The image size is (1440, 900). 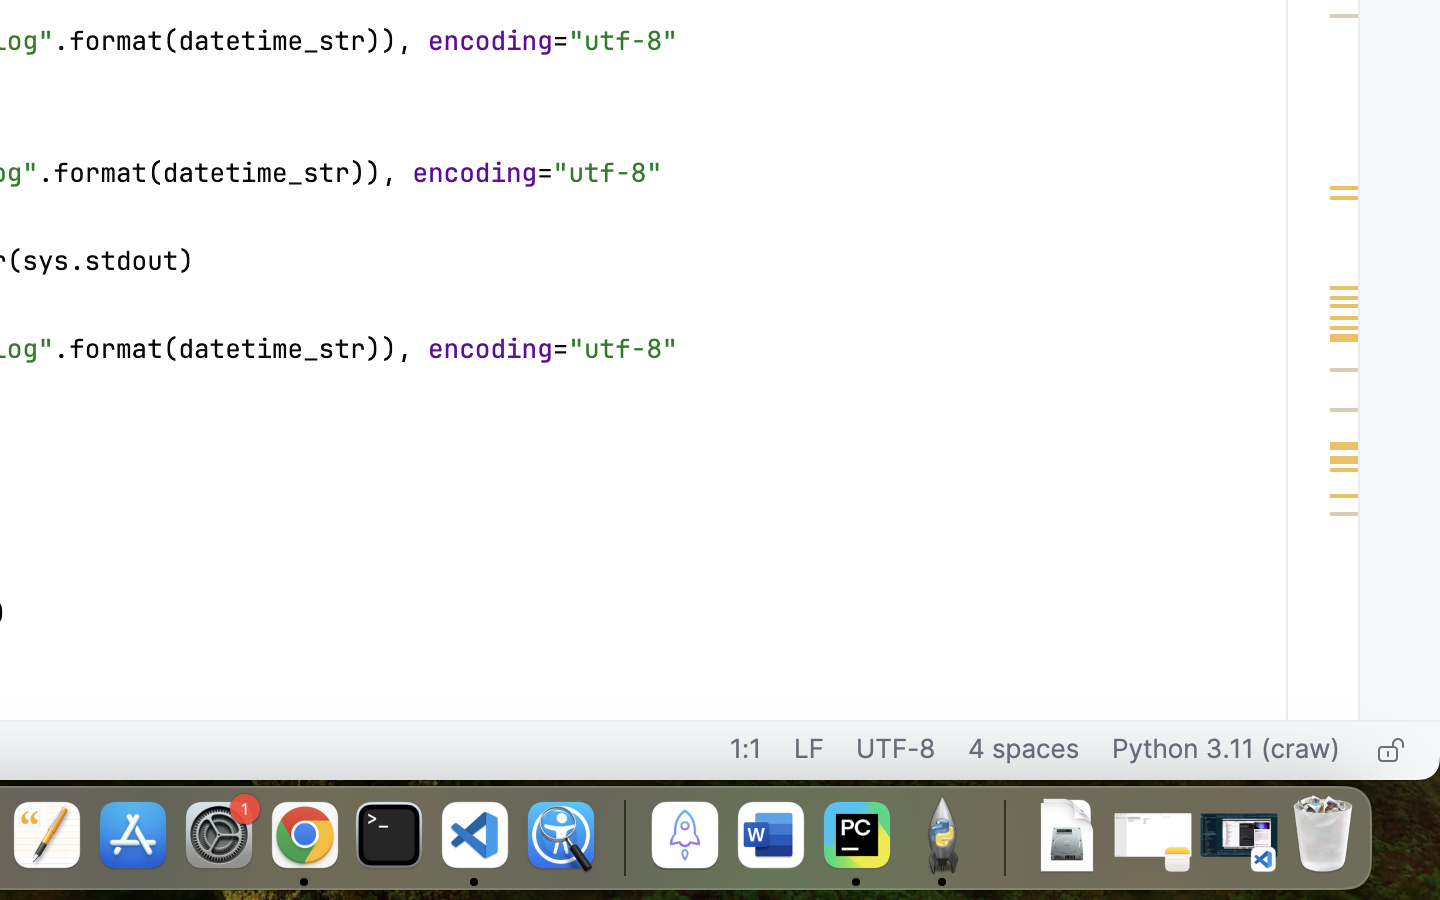 I want to click on '1:1', so click(x=745, y=749).